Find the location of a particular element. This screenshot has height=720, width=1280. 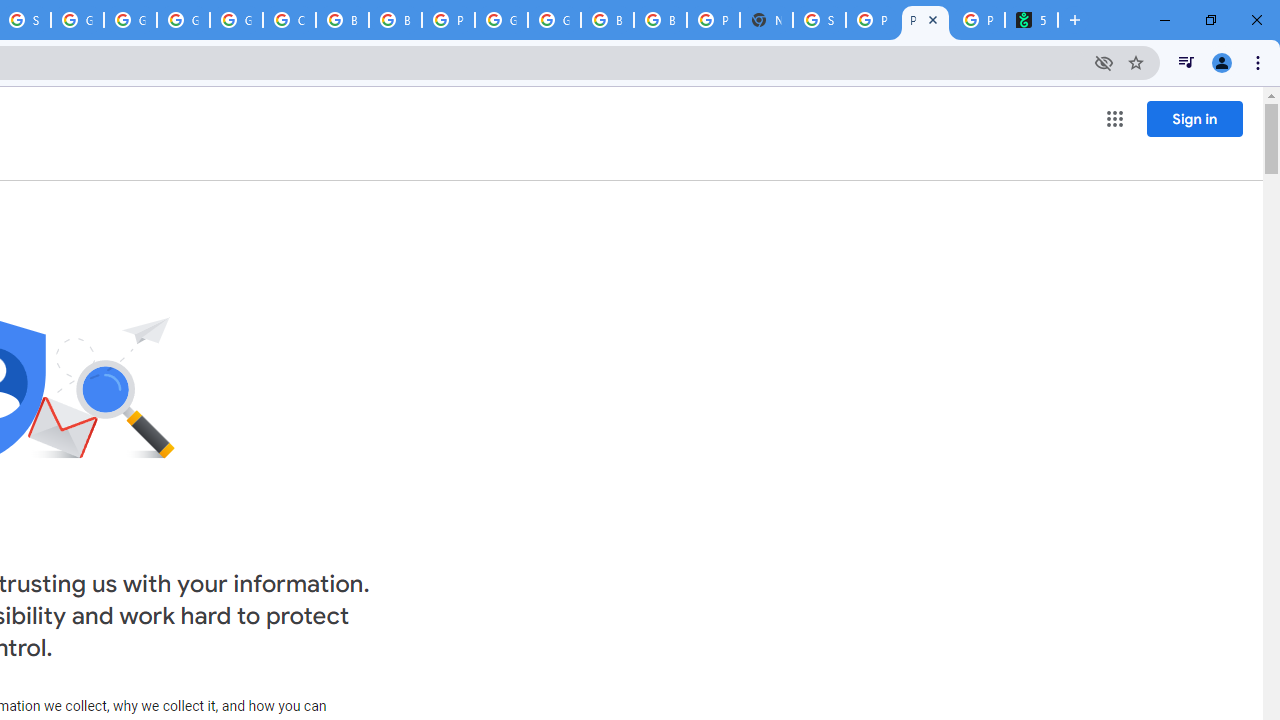

'Third-party cookies blocked' is located at coordinates (1103, 61).